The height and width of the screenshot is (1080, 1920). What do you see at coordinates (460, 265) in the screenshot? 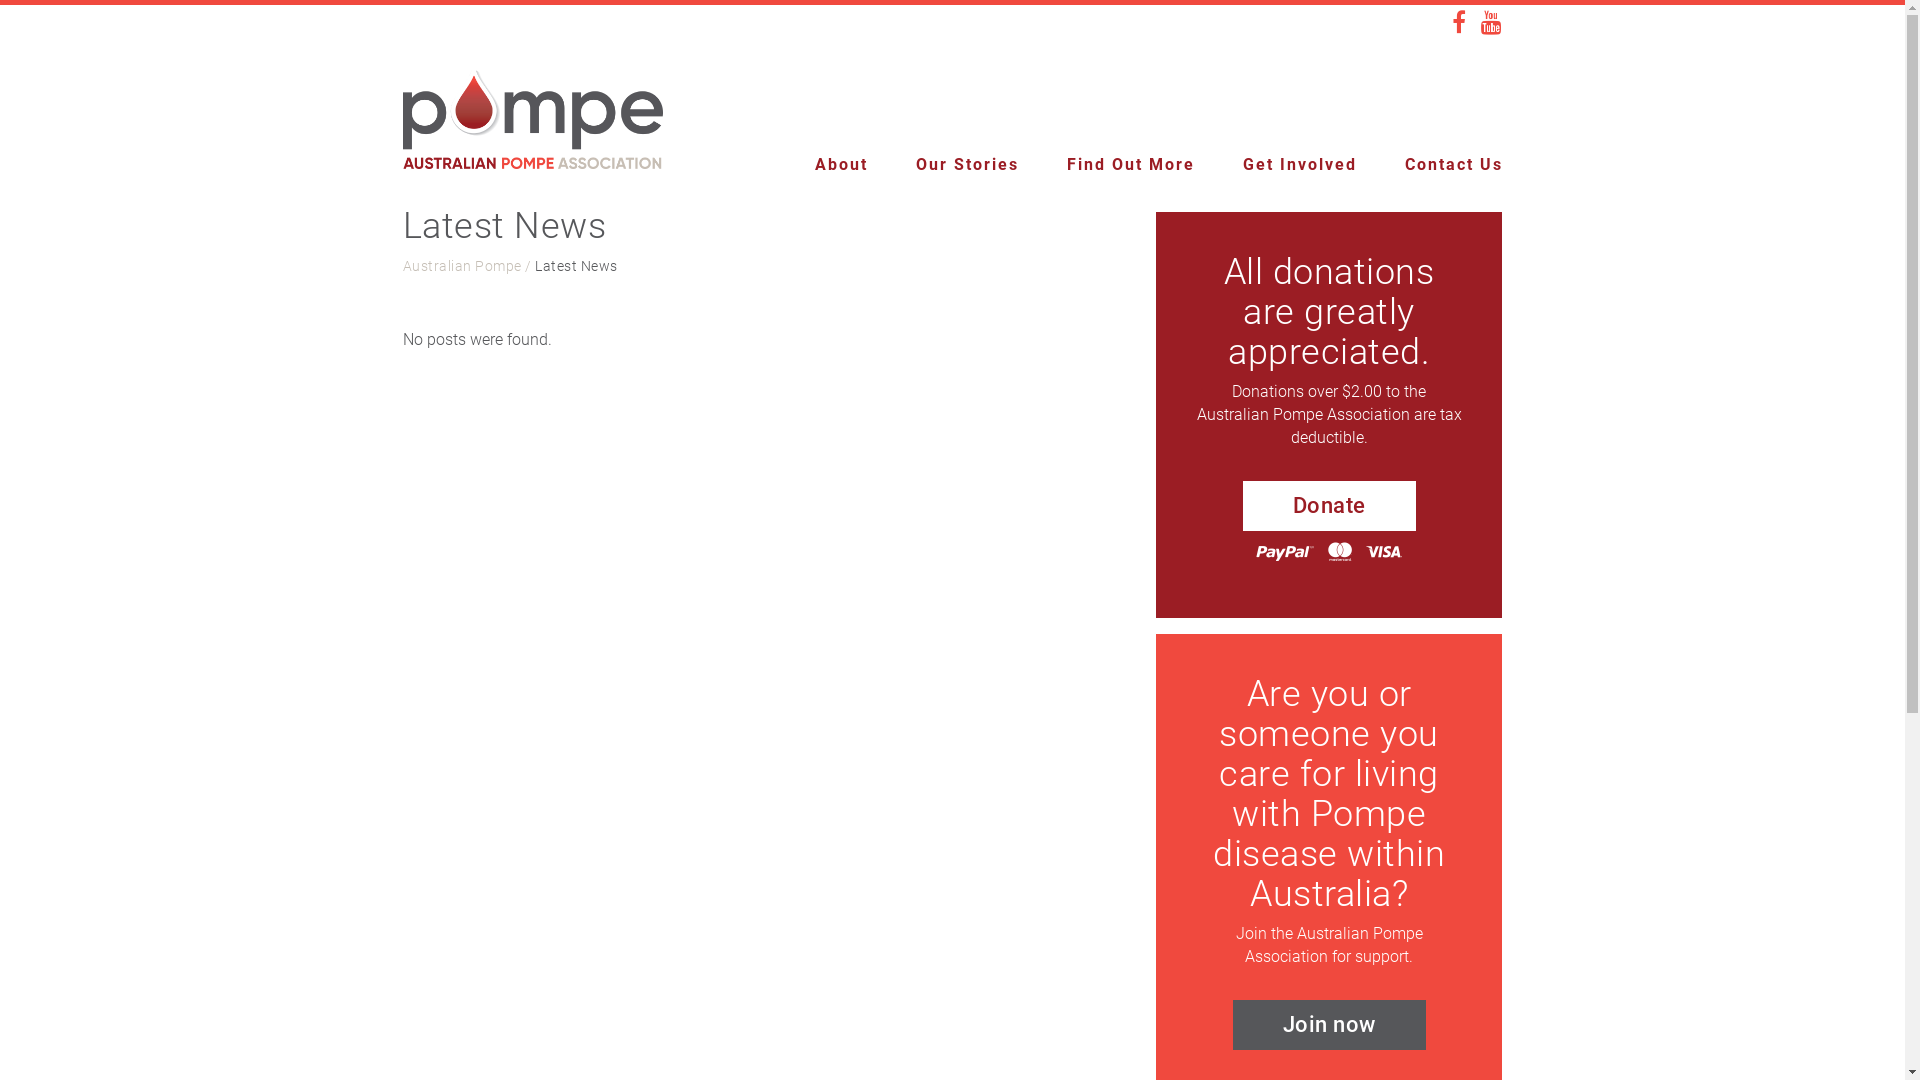
I see `'Australian Pompe'` at bounding box center [460, 265].